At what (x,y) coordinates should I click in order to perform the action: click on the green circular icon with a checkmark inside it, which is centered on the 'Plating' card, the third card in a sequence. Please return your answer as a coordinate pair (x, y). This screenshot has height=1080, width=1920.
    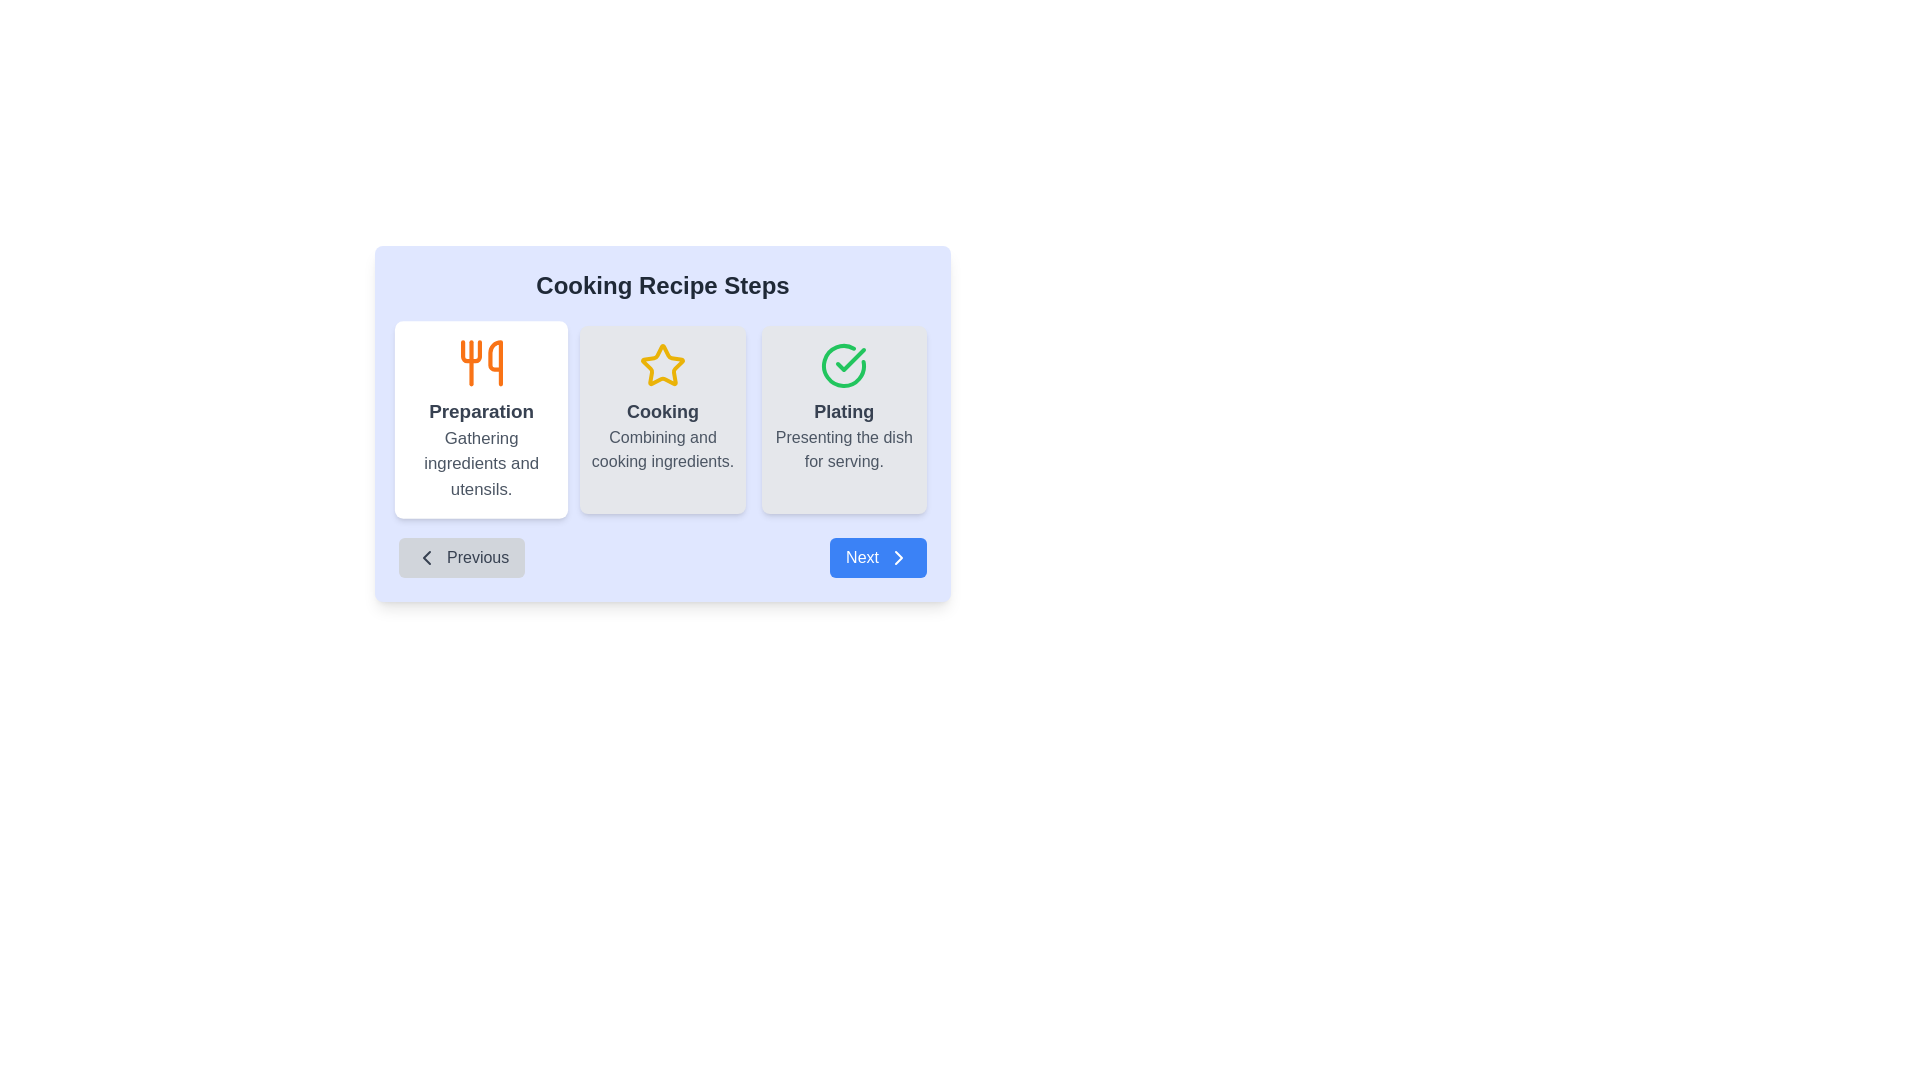
    Looking at the image, I should click on (844, 366).